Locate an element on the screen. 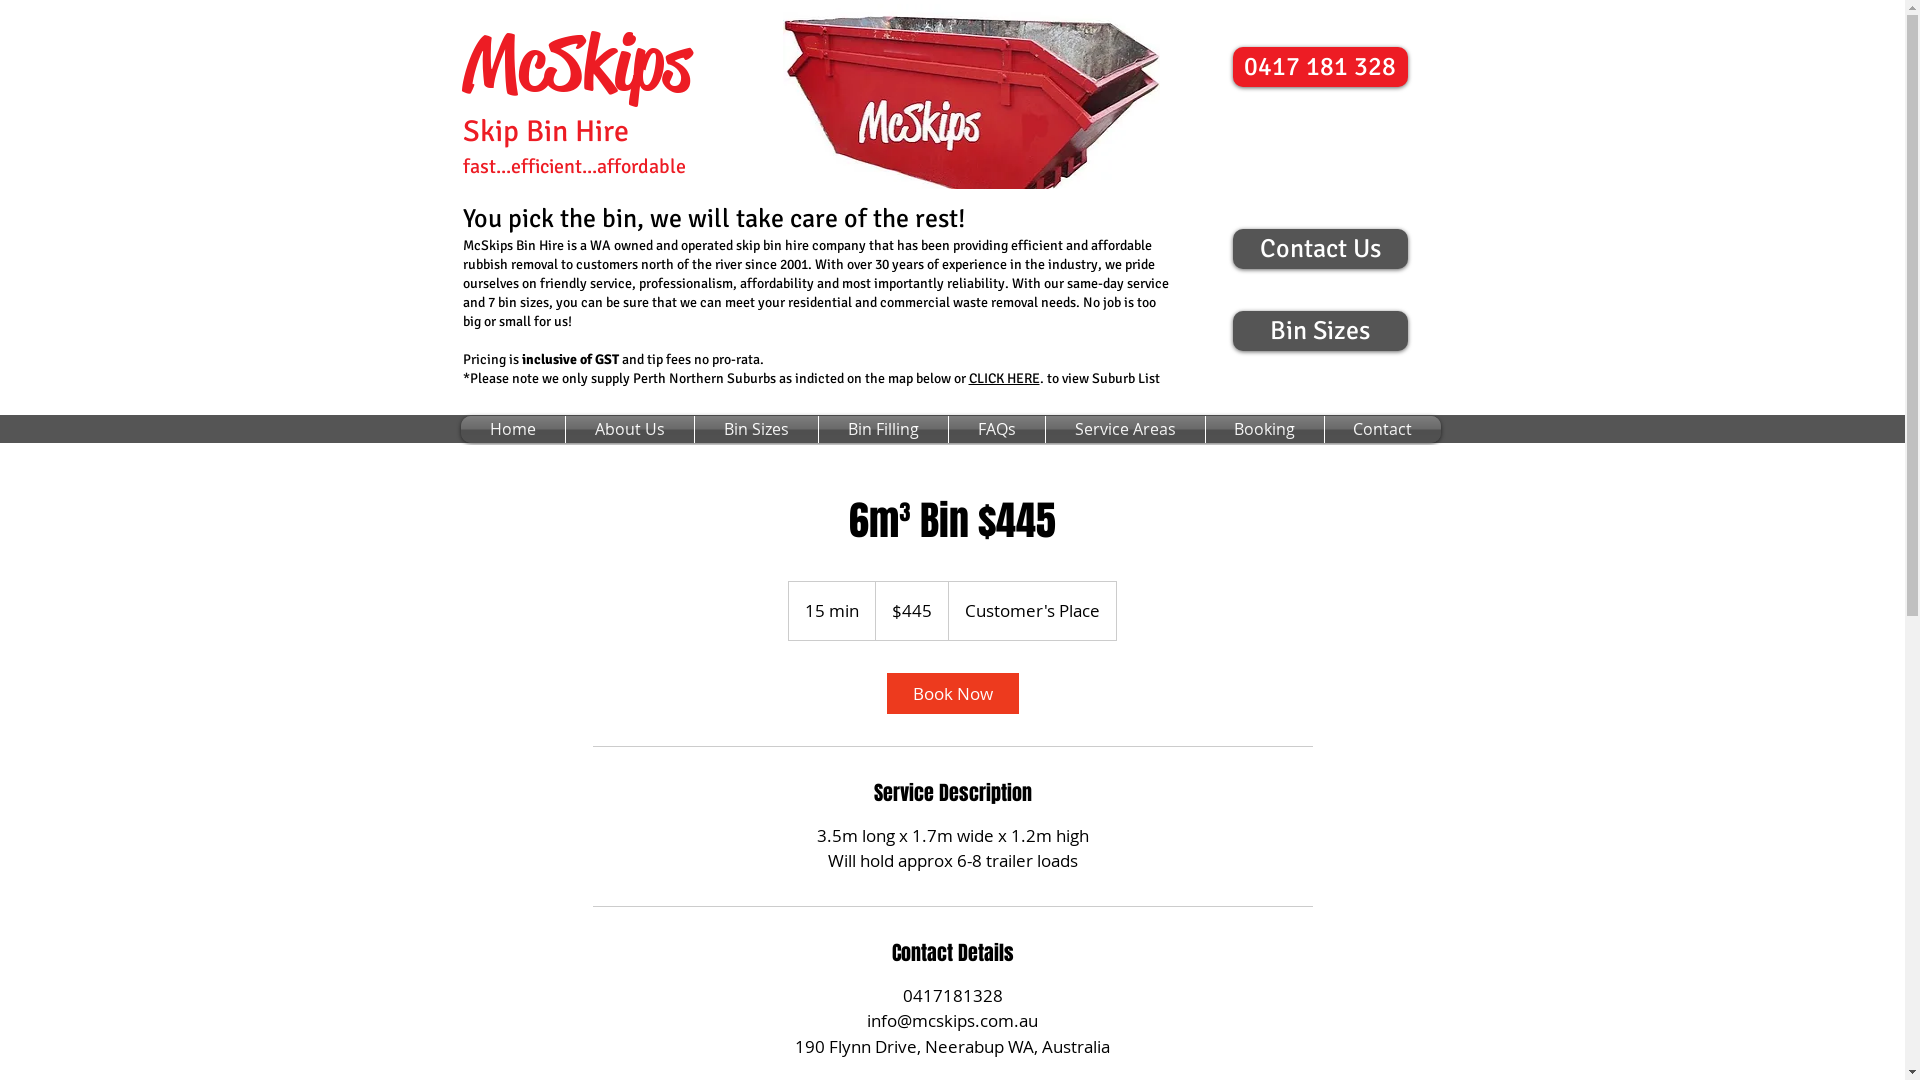  'Bin Sizes' is located at coordinates (1231, 330).